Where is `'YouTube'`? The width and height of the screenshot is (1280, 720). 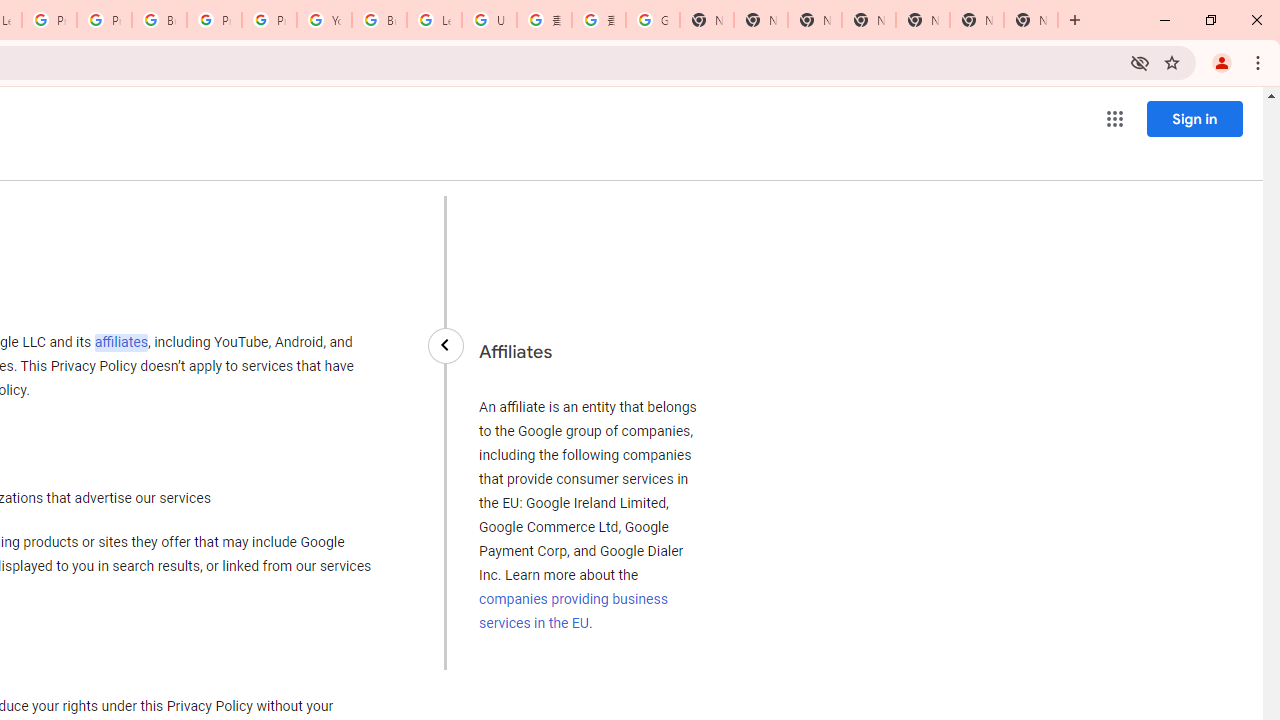 'YouTube' is located at coordinates (324, 20).